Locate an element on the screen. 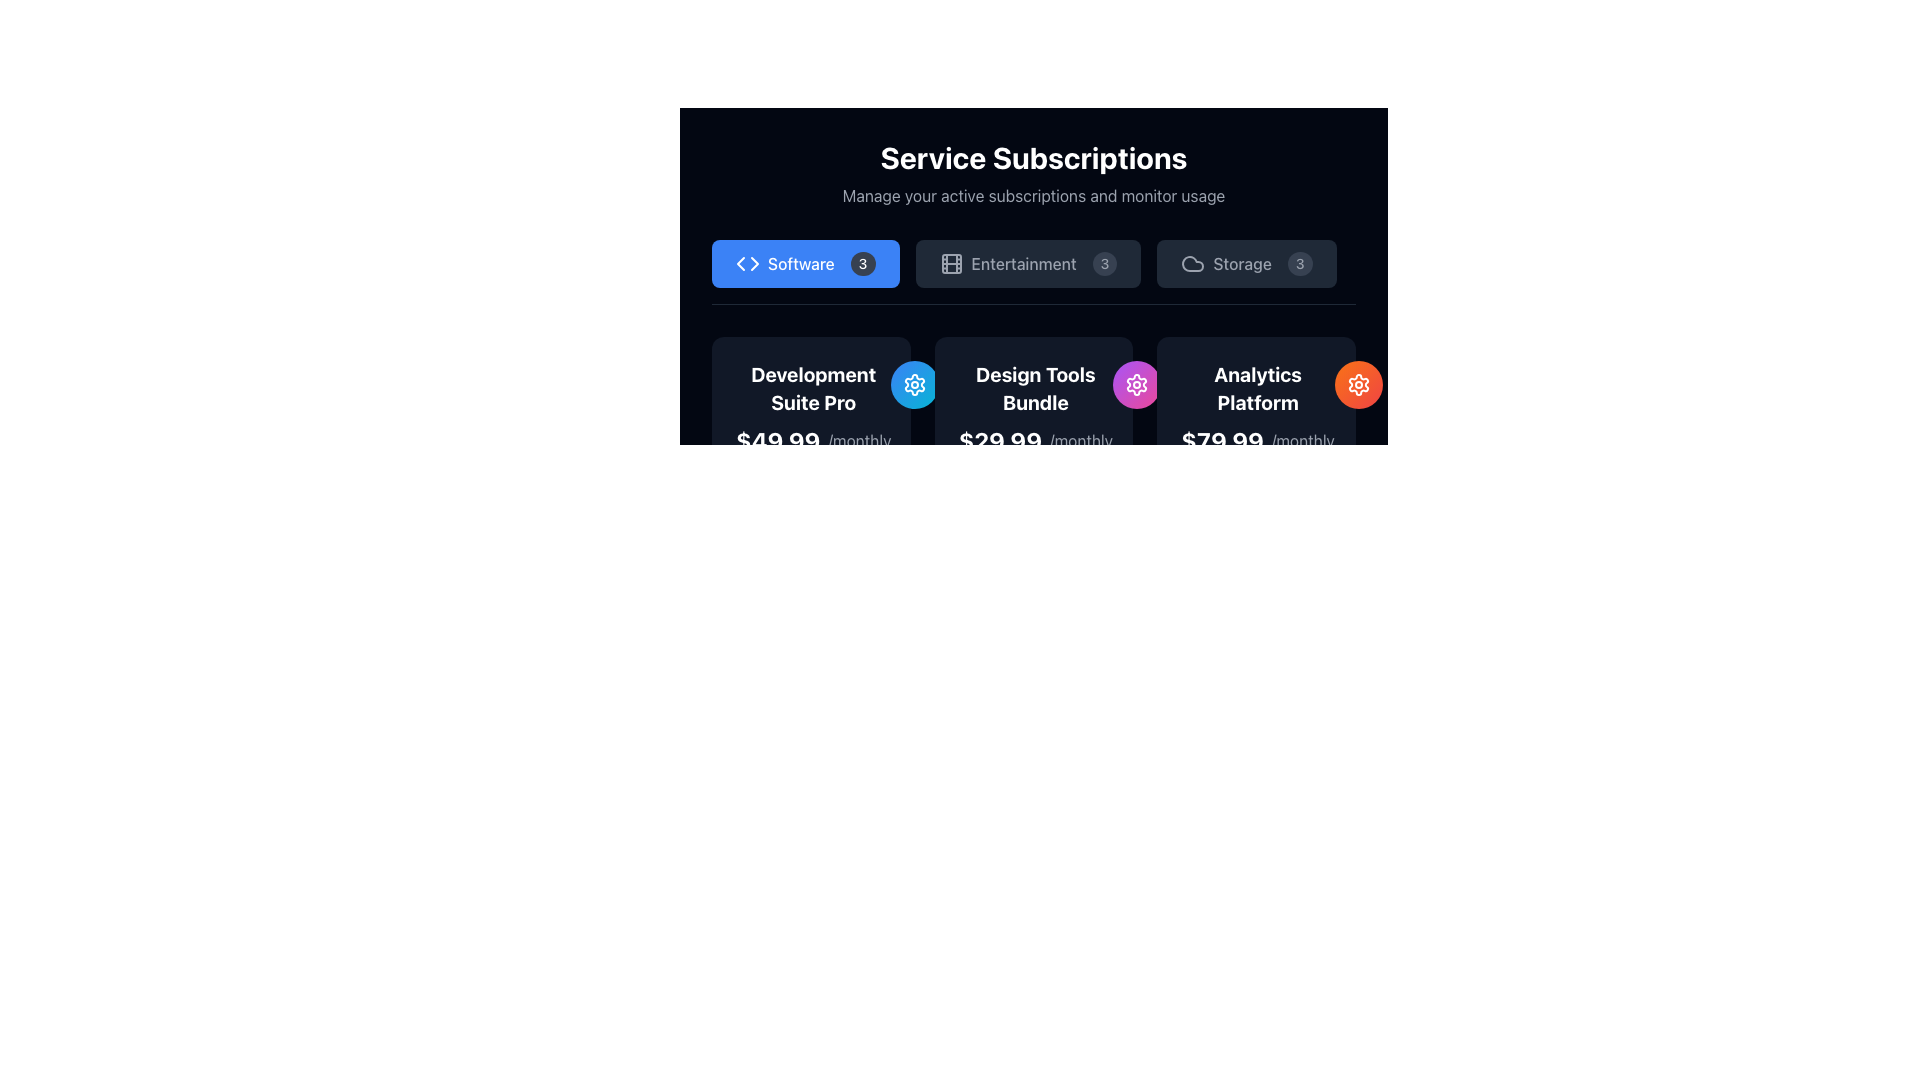  the price label displaying '$79.99' in bold white font within the 'Analytics Platform' pricing card is located at coordinates (1221, 439).